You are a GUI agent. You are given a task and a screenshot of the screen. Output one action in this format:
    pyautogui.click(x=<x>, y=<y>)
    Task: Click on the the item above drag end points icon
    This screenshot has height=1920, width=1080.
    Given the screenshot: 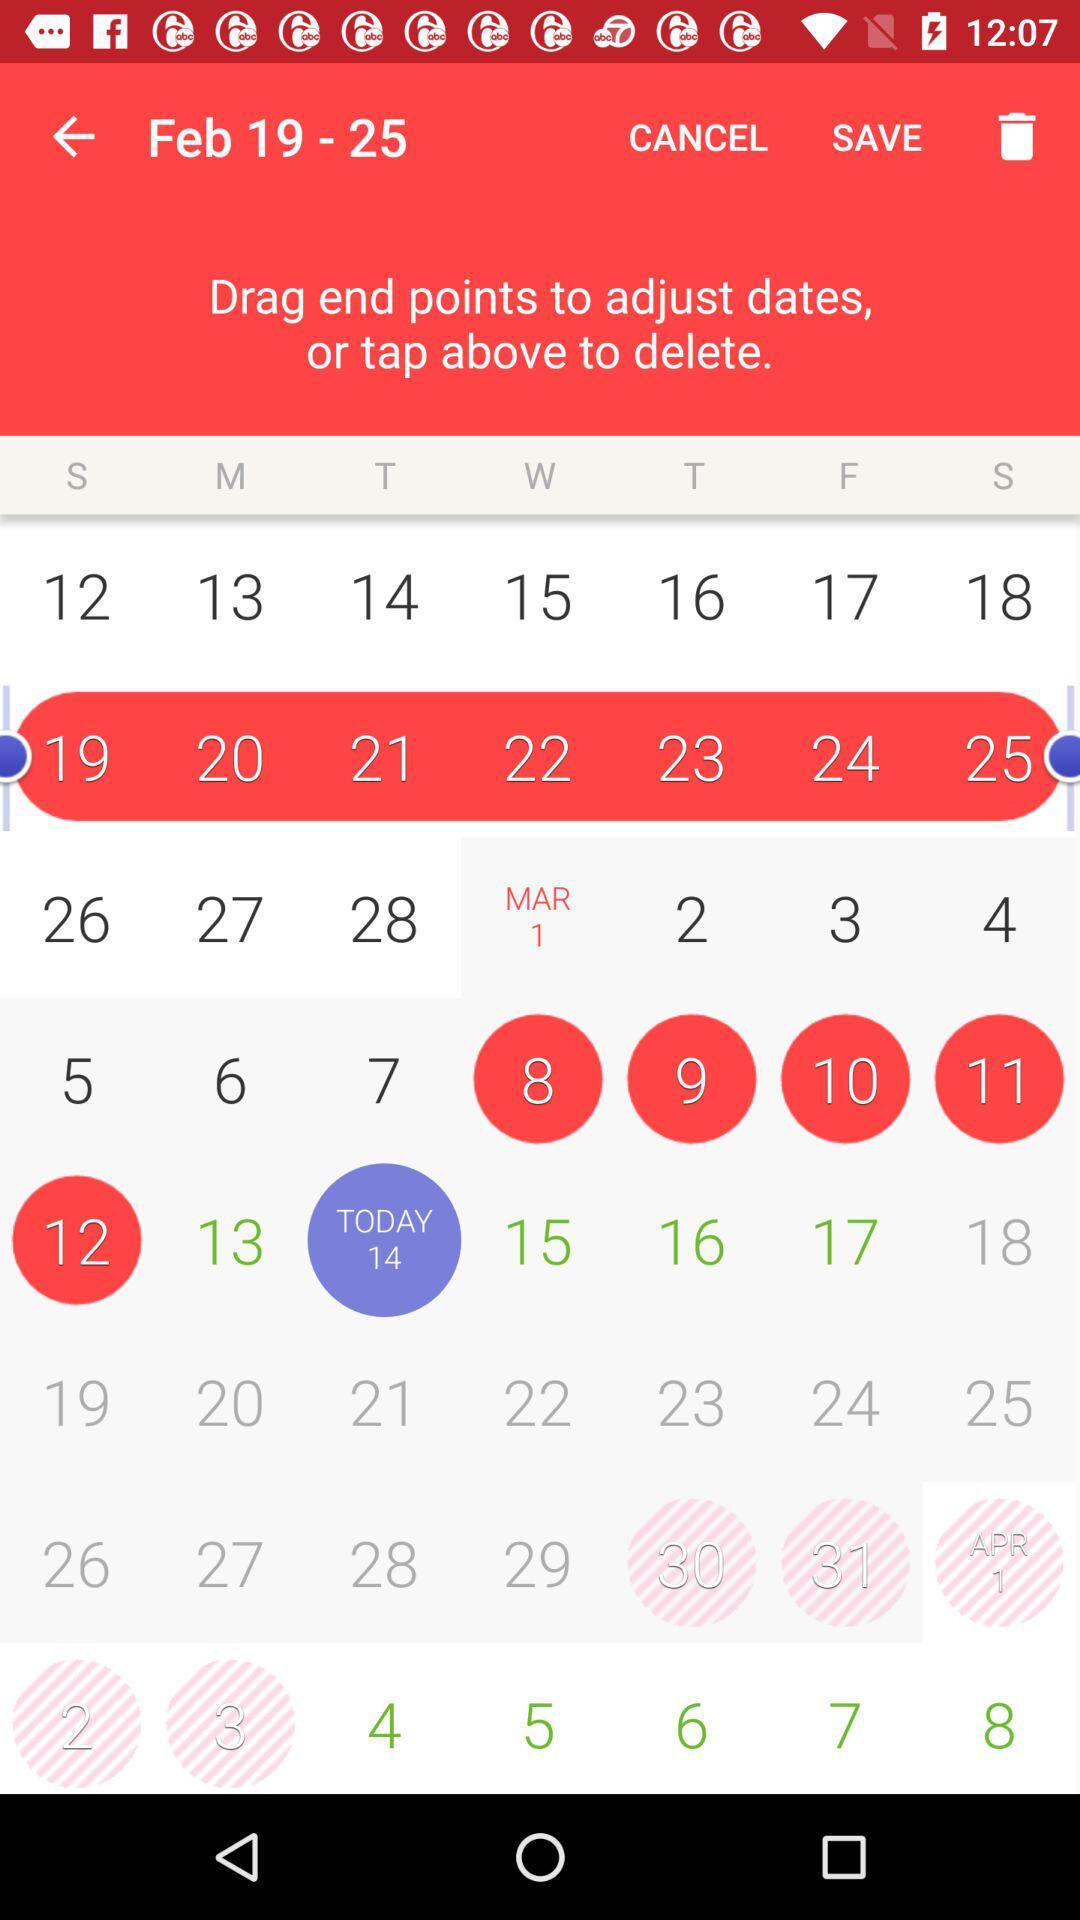 What is the action you would take?
    pyautogui.click(x=72, y=135)
    